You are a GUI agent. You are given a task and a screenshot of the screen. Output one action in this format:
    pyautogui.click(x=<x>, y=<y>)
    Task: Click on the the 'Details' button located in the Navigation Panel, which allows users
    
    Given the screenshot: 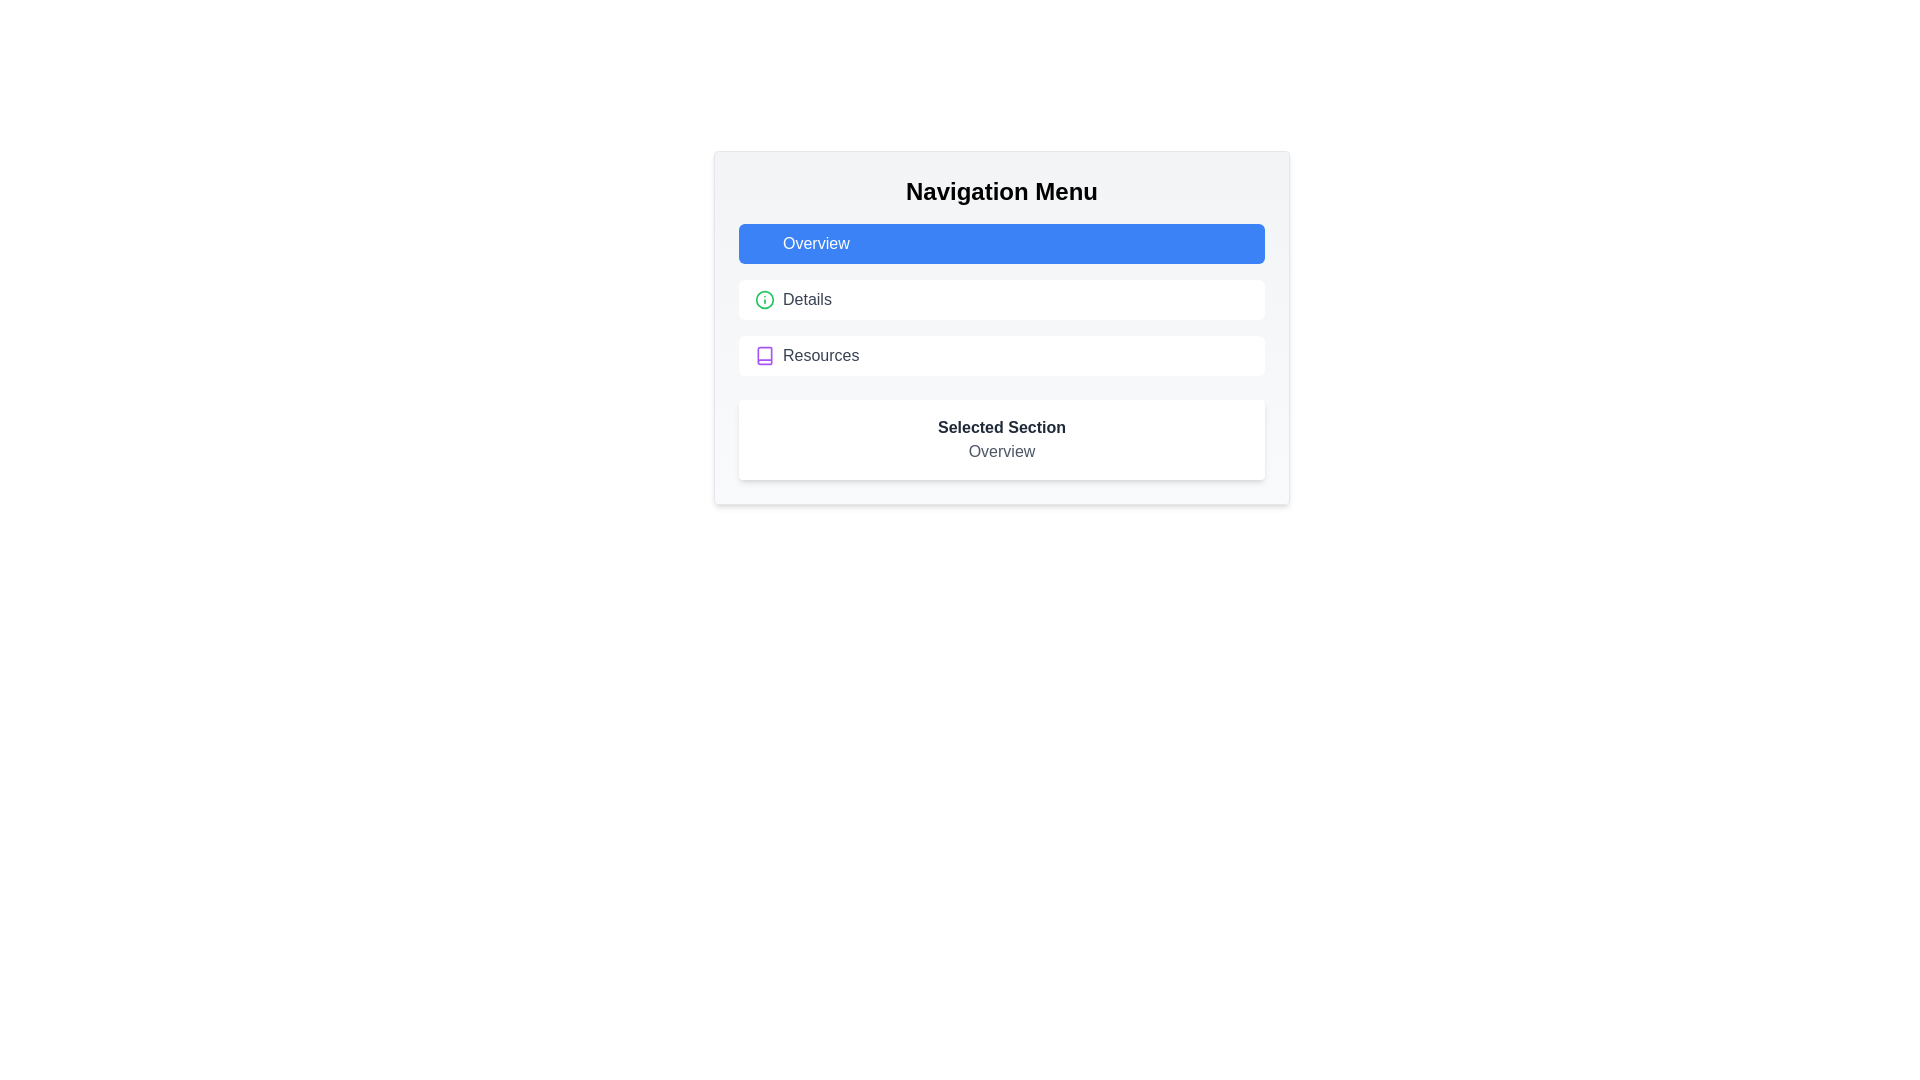 What is the action you would take?
    pyautogui.click(x=1002, y=326)
    